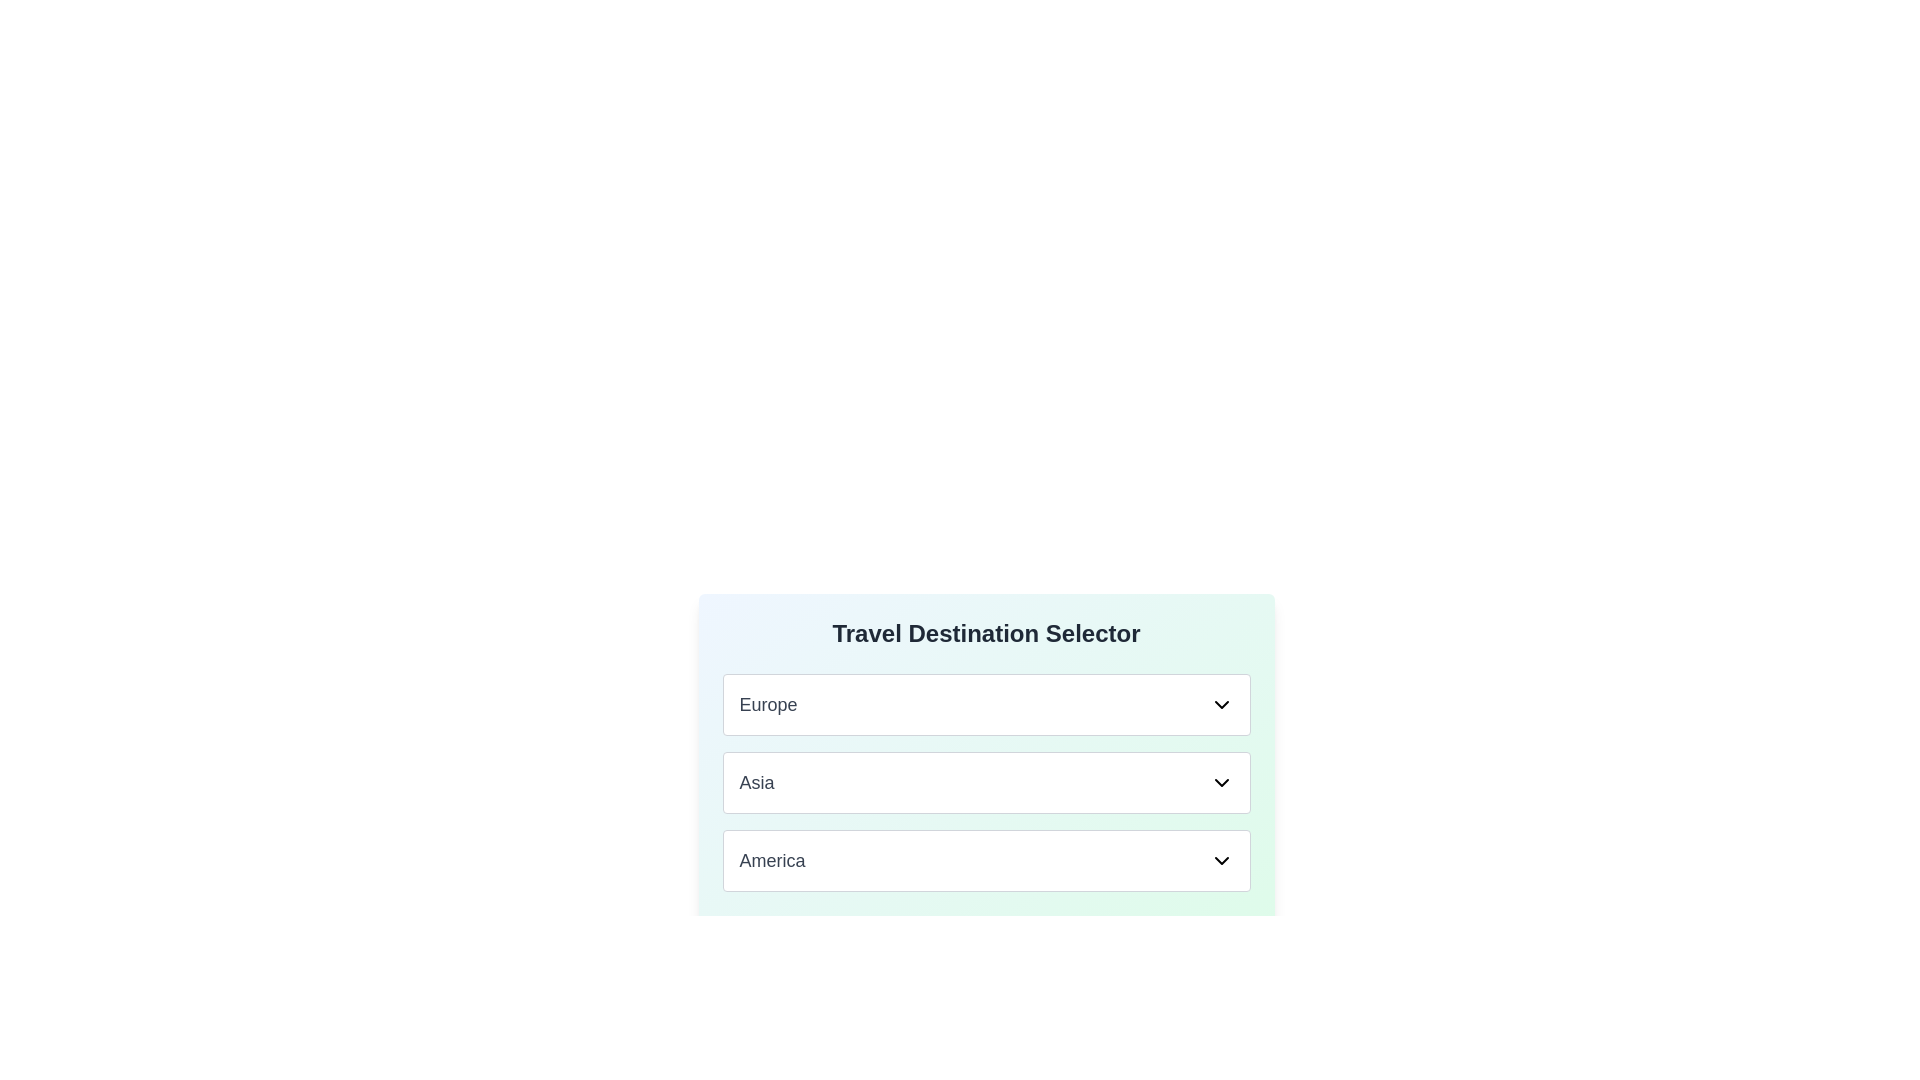  What do you see at coordinates (986, 704) in the screenshot?
I see `the top-most dropdown selector labeled 'Europe'` at bounding box center [986, 704].